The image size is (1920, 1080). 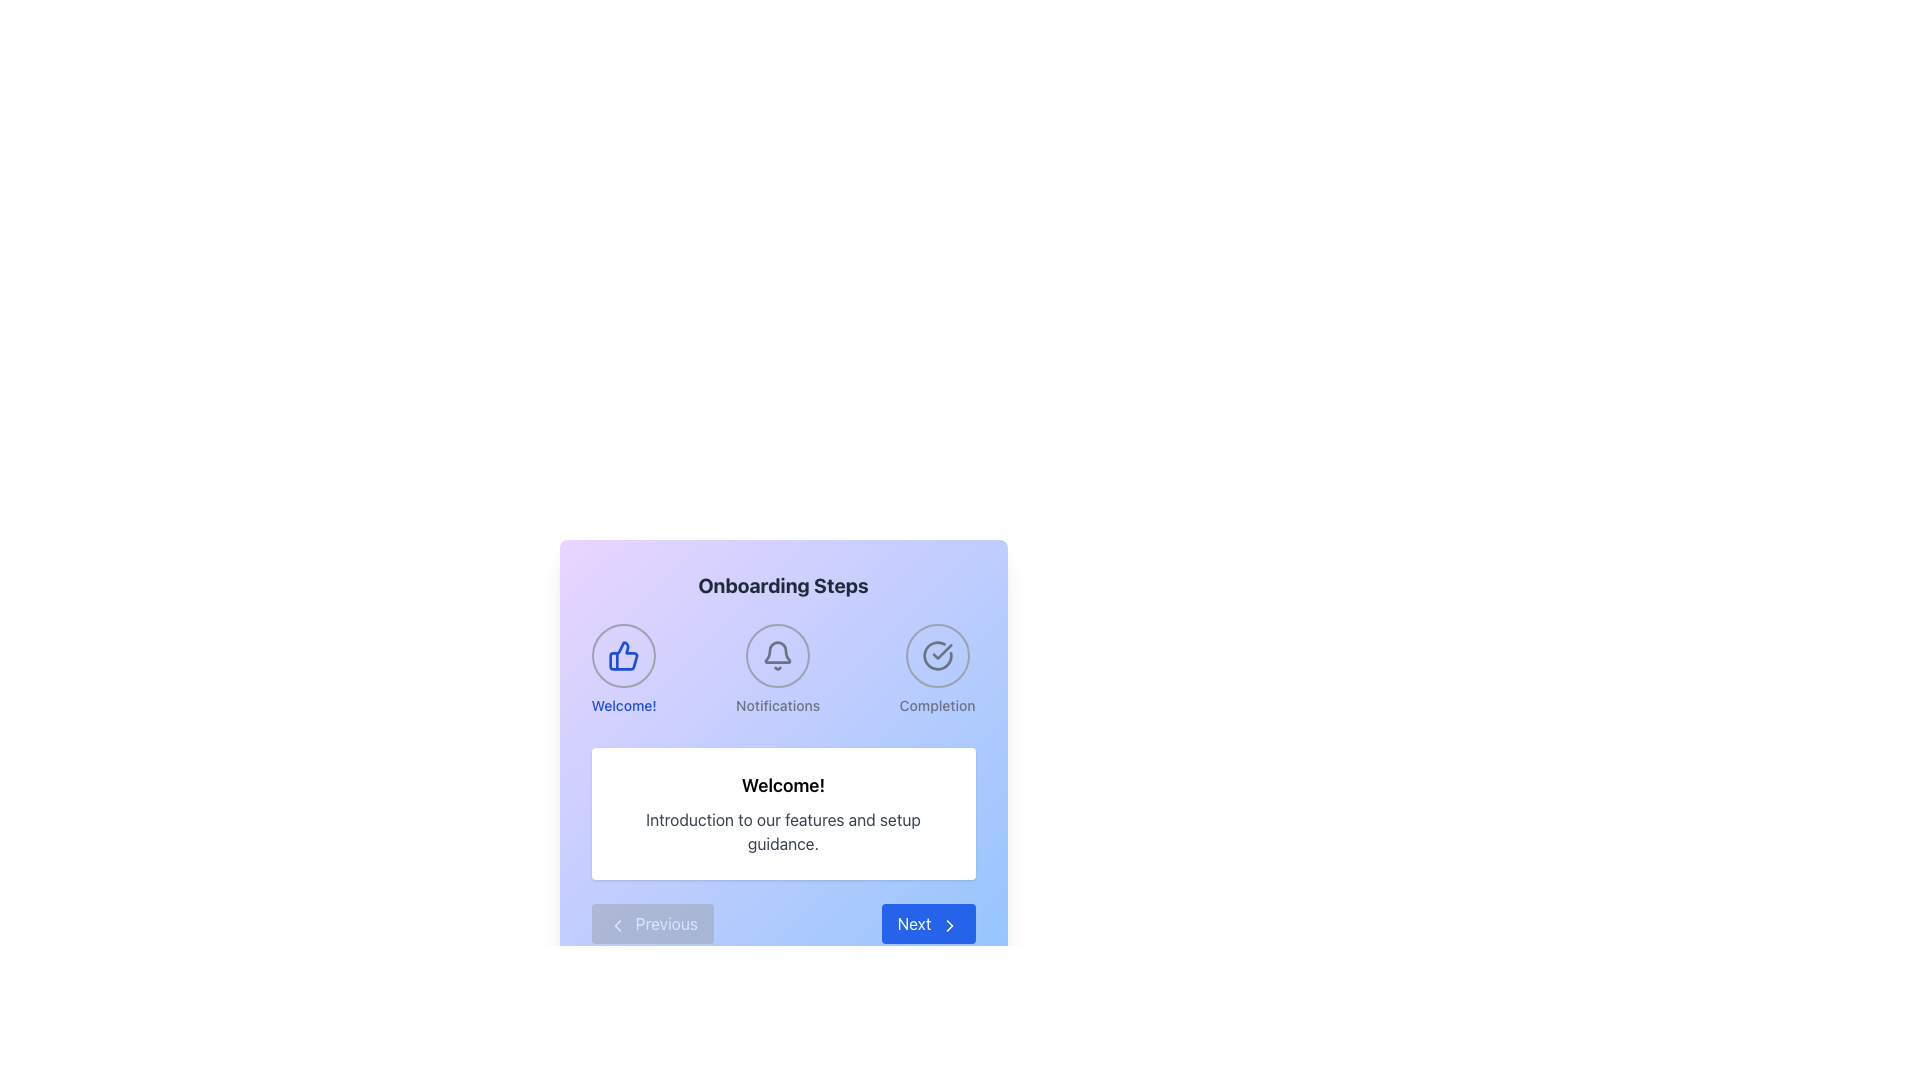 What do you see at coordinates (777, 670) in the screenshot?
I see `the Notifications icon, which features a circular light gray bell illustration with the label 'Notifications' below it` at bounding box center [777, 670].